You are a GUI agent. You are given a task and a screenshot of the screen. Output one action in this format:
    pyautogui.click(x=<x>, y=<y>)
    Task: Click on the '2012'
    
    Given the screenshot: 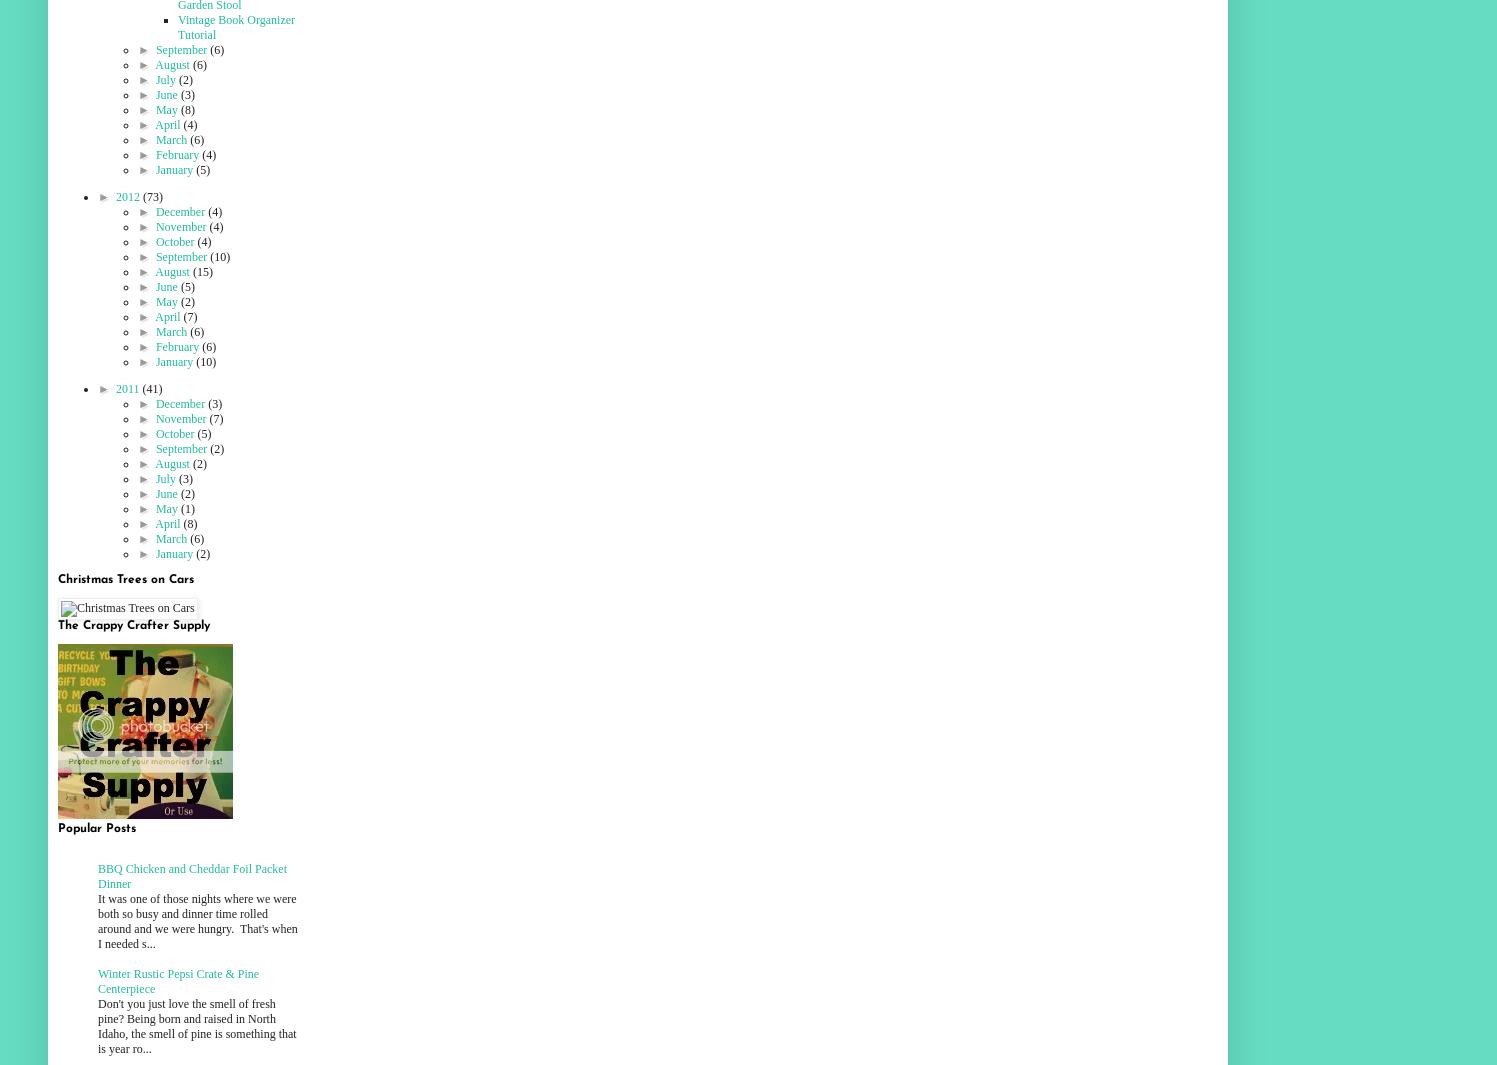 What is the action you would take?
    pyautogui.click(x=127, y=196)
    